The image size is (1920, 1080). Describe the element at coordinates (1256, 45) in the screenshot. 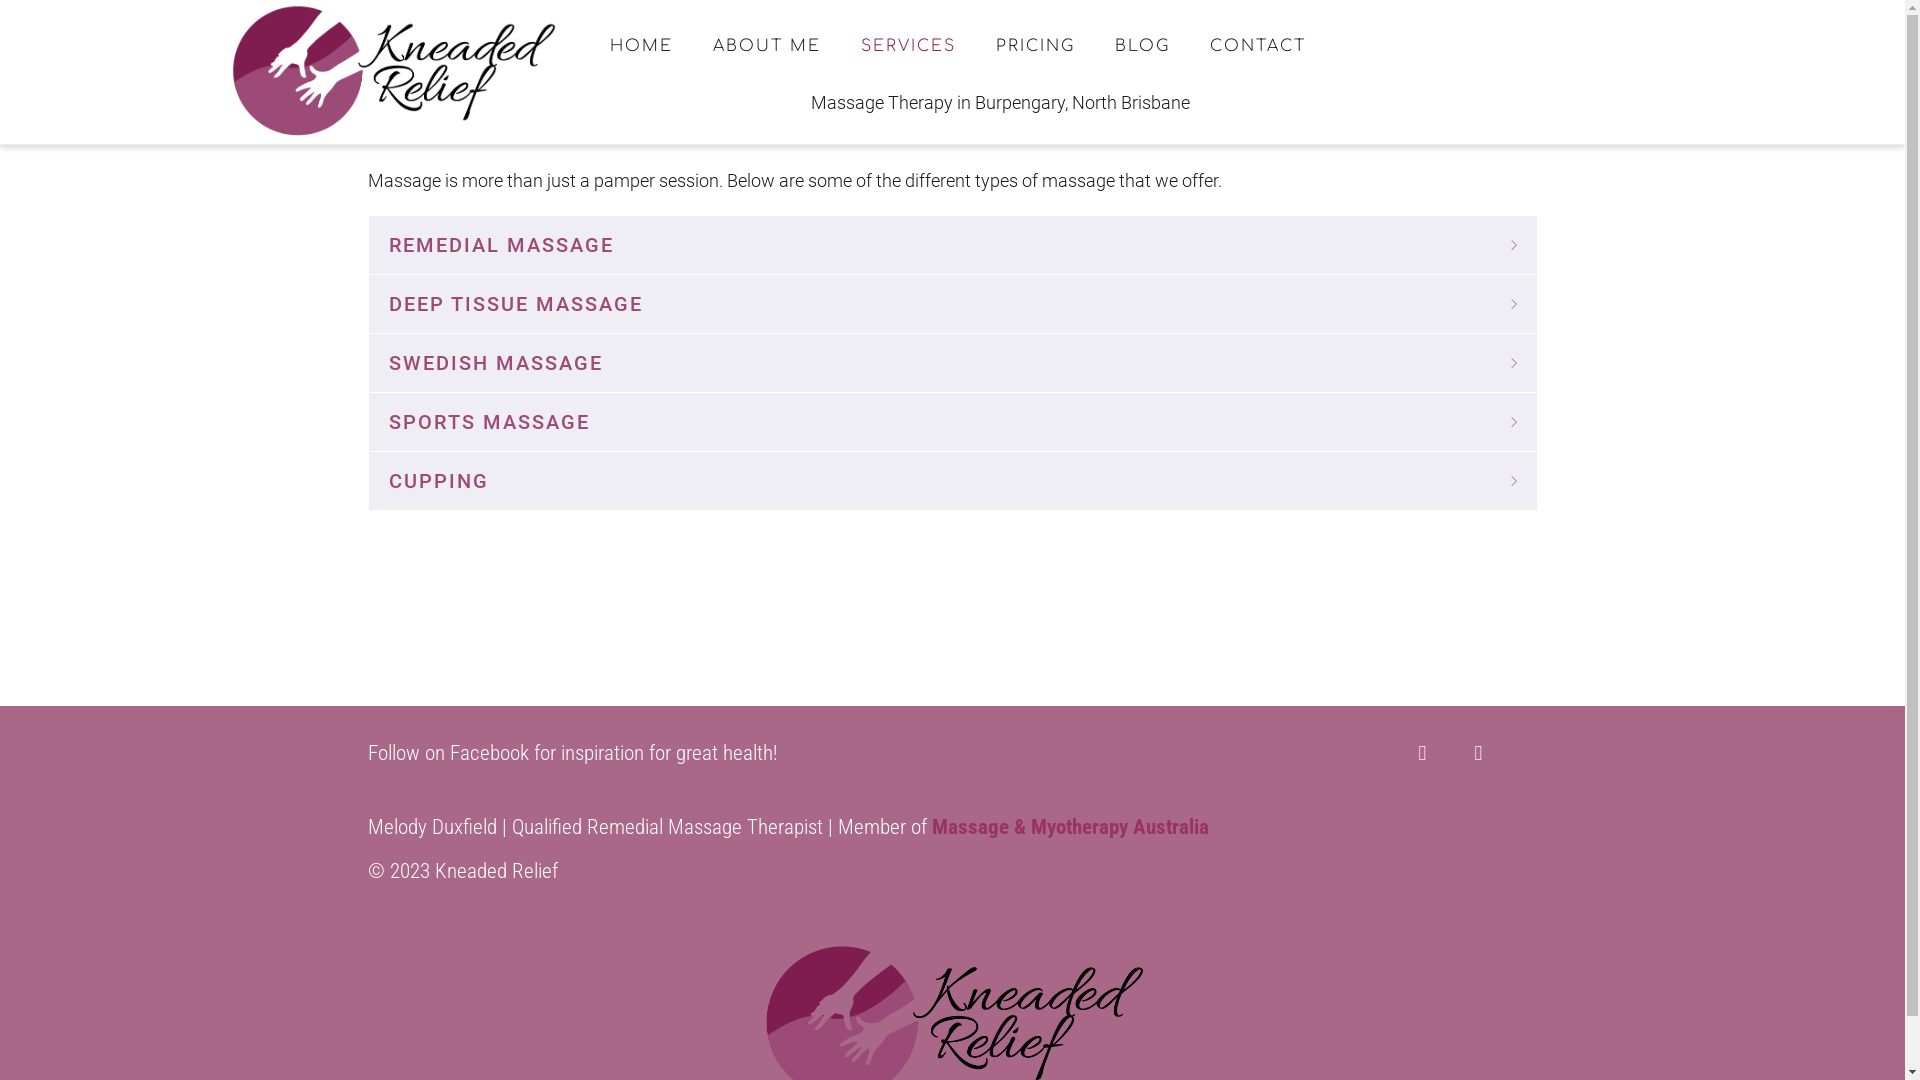

I see `'CONTACT'` at that location.